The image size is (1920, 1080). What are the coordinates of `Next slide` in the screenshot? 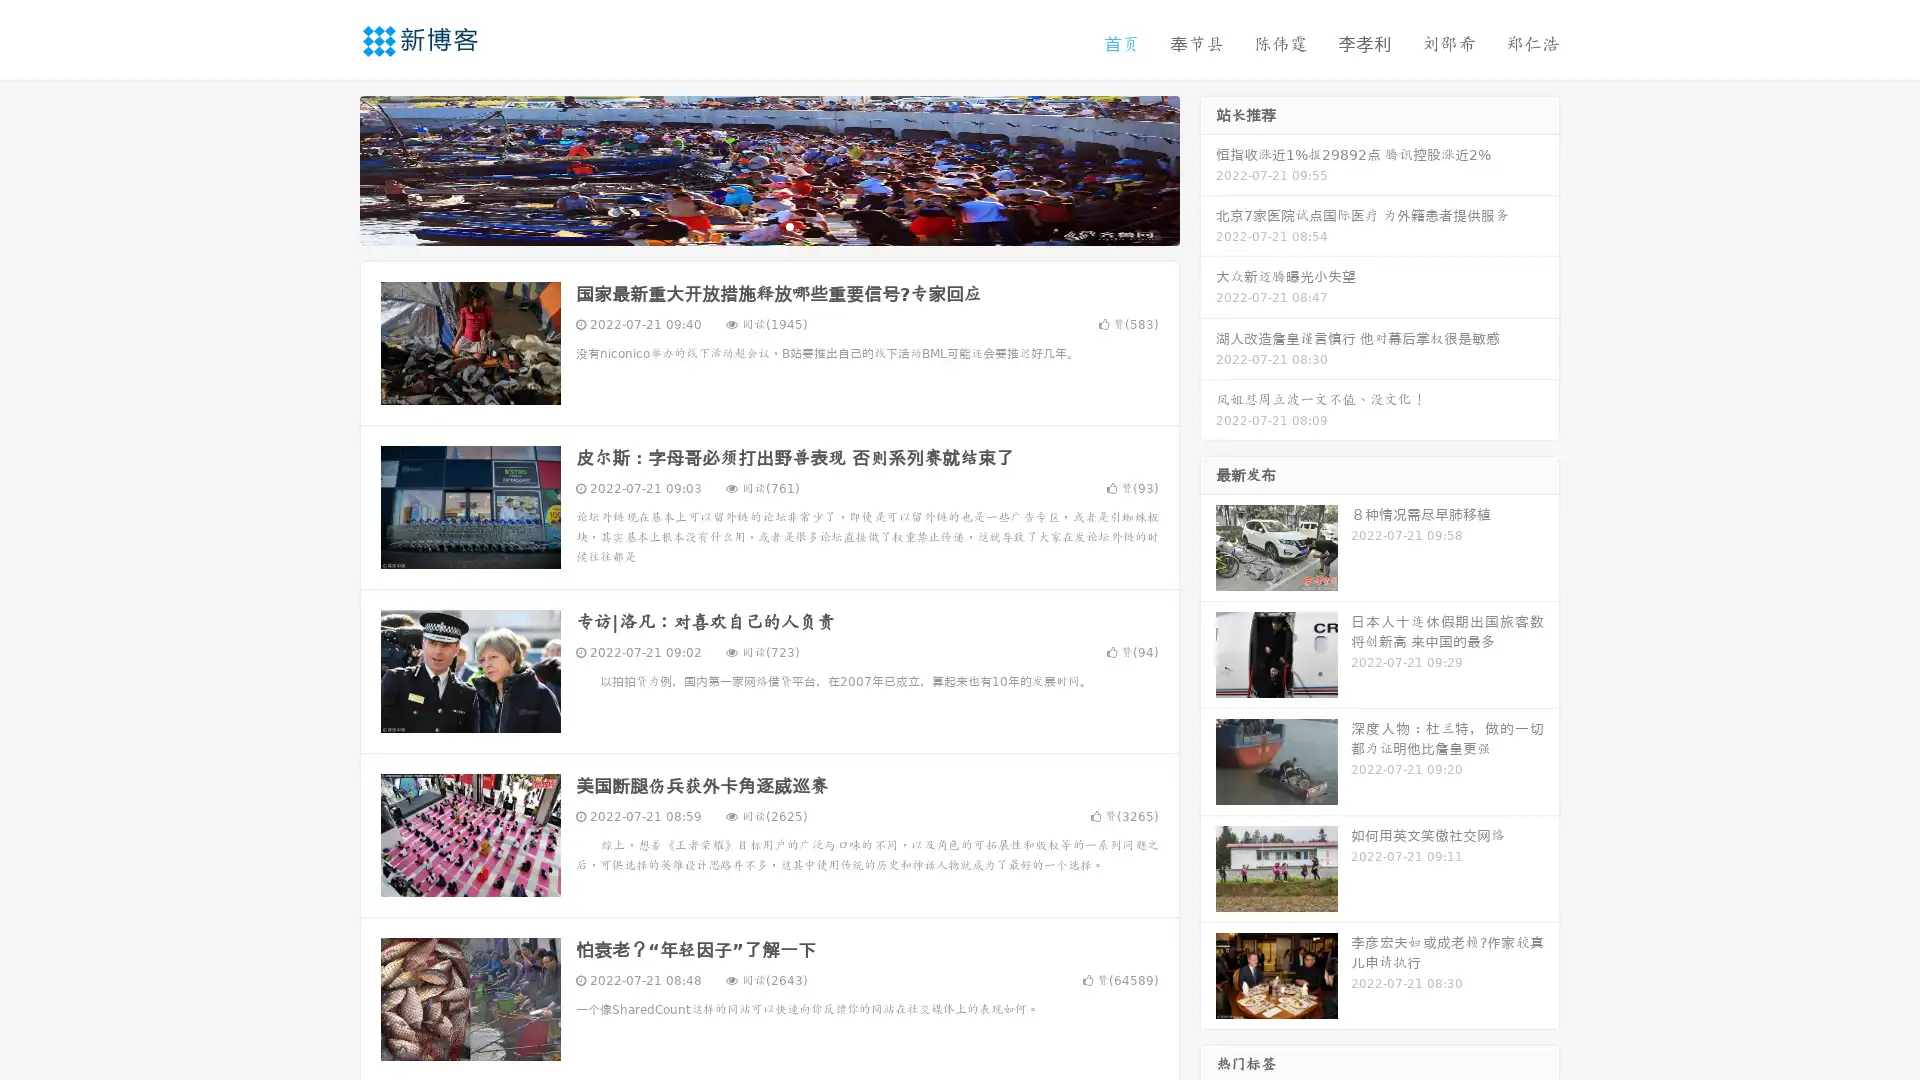 It's located at (1208, 168).